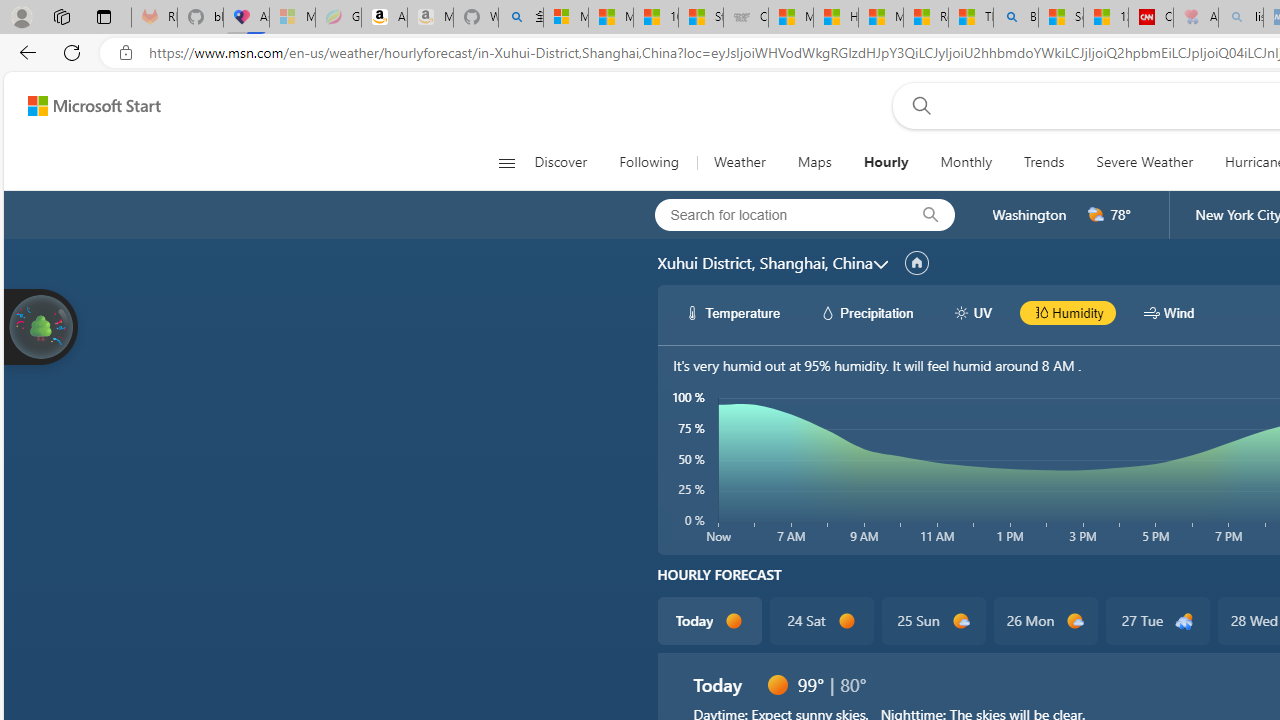 This screenshot has height=720, width=1280. Describe the element at coordinates (814, 162) in the screenshot. I see `'Maps'` at that location.